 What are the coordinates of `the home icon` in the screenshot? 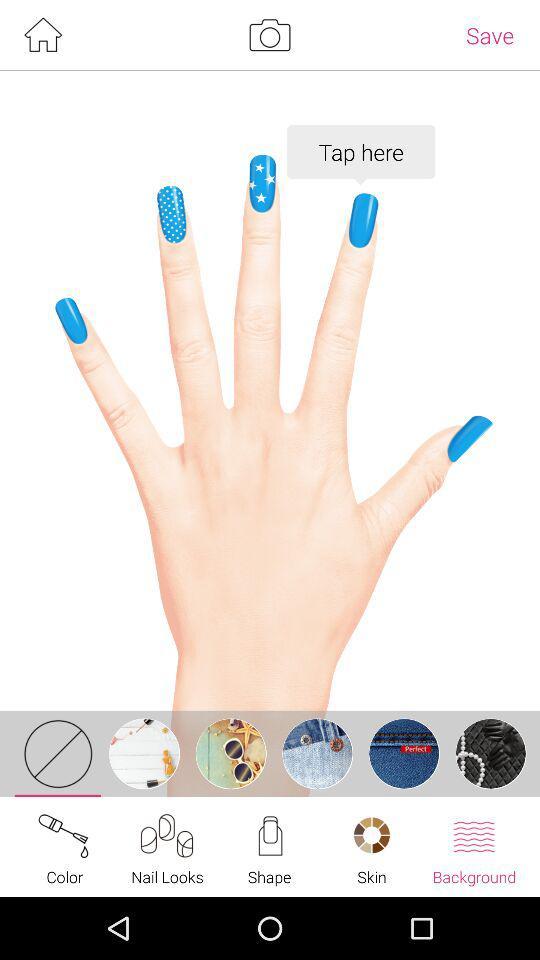 It's located at (42, 36).